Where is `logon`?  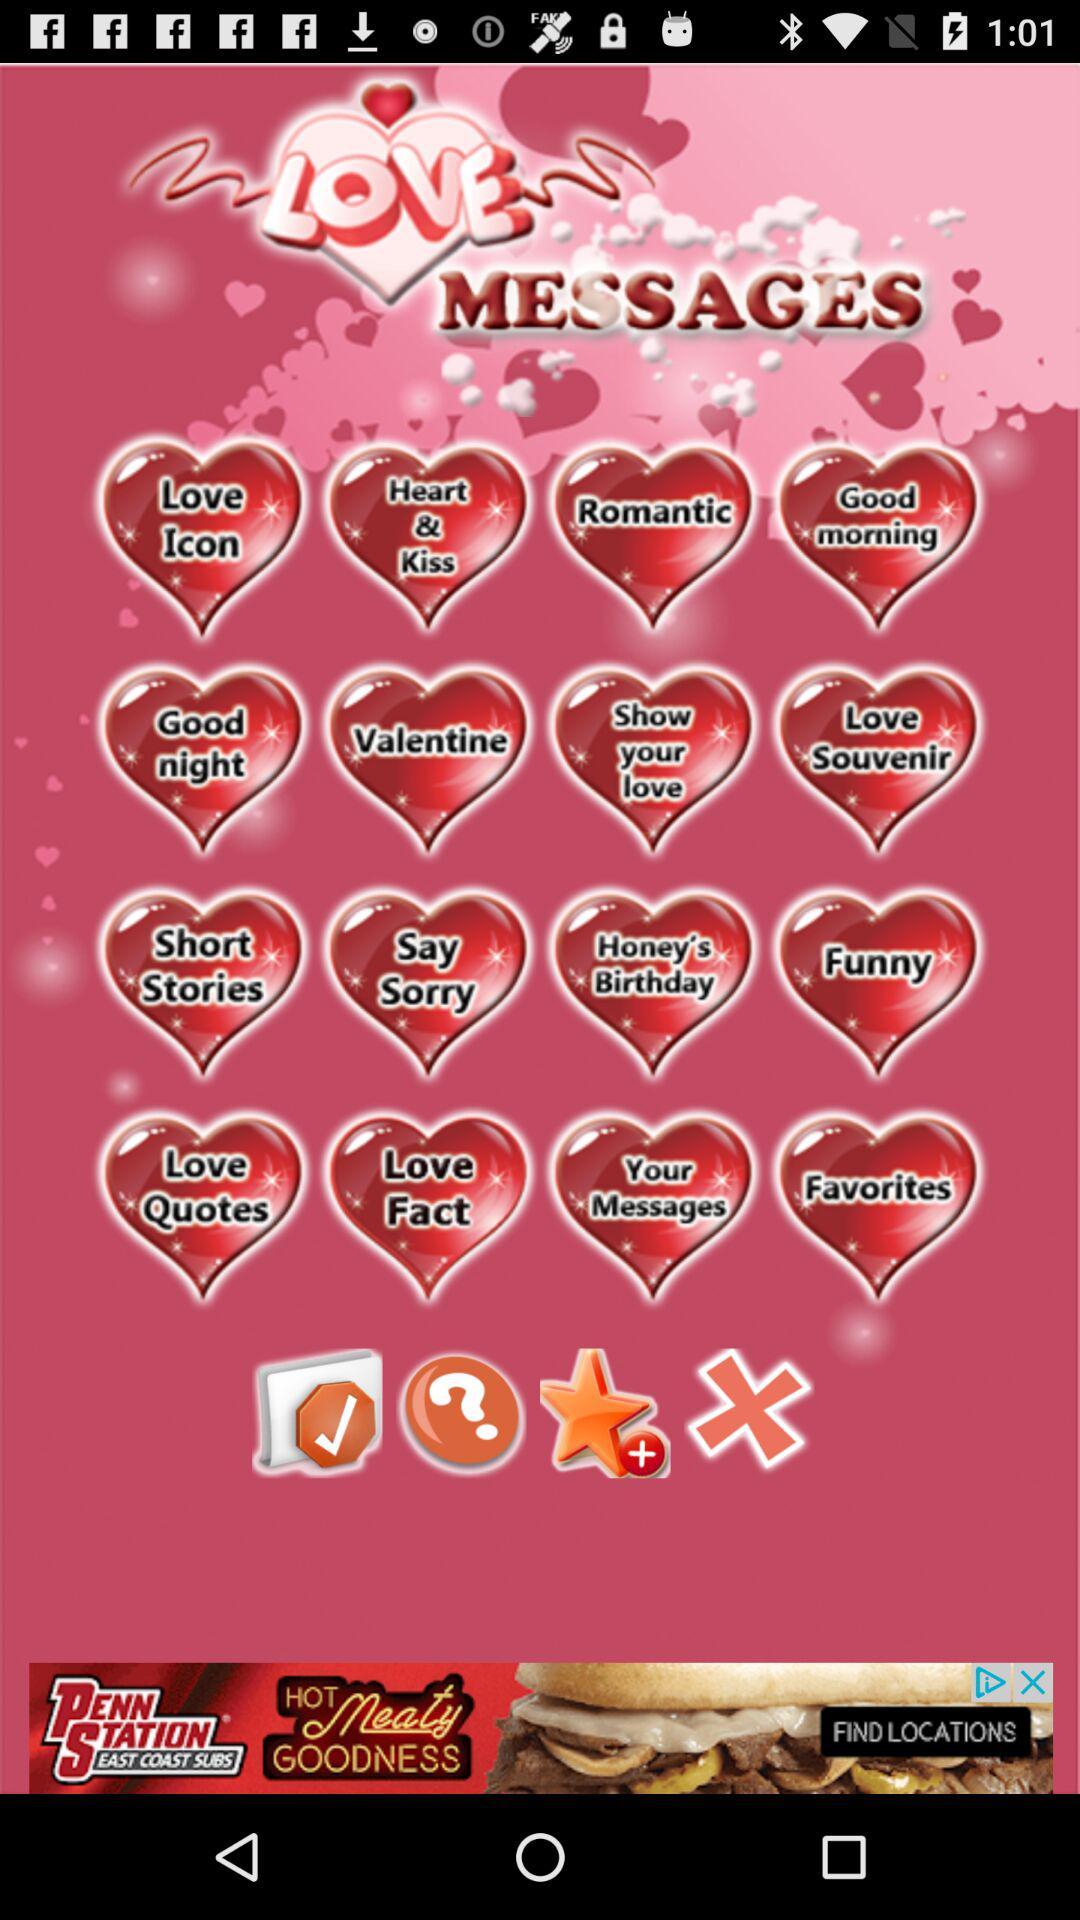
logon is located at coordinates (876, 761).